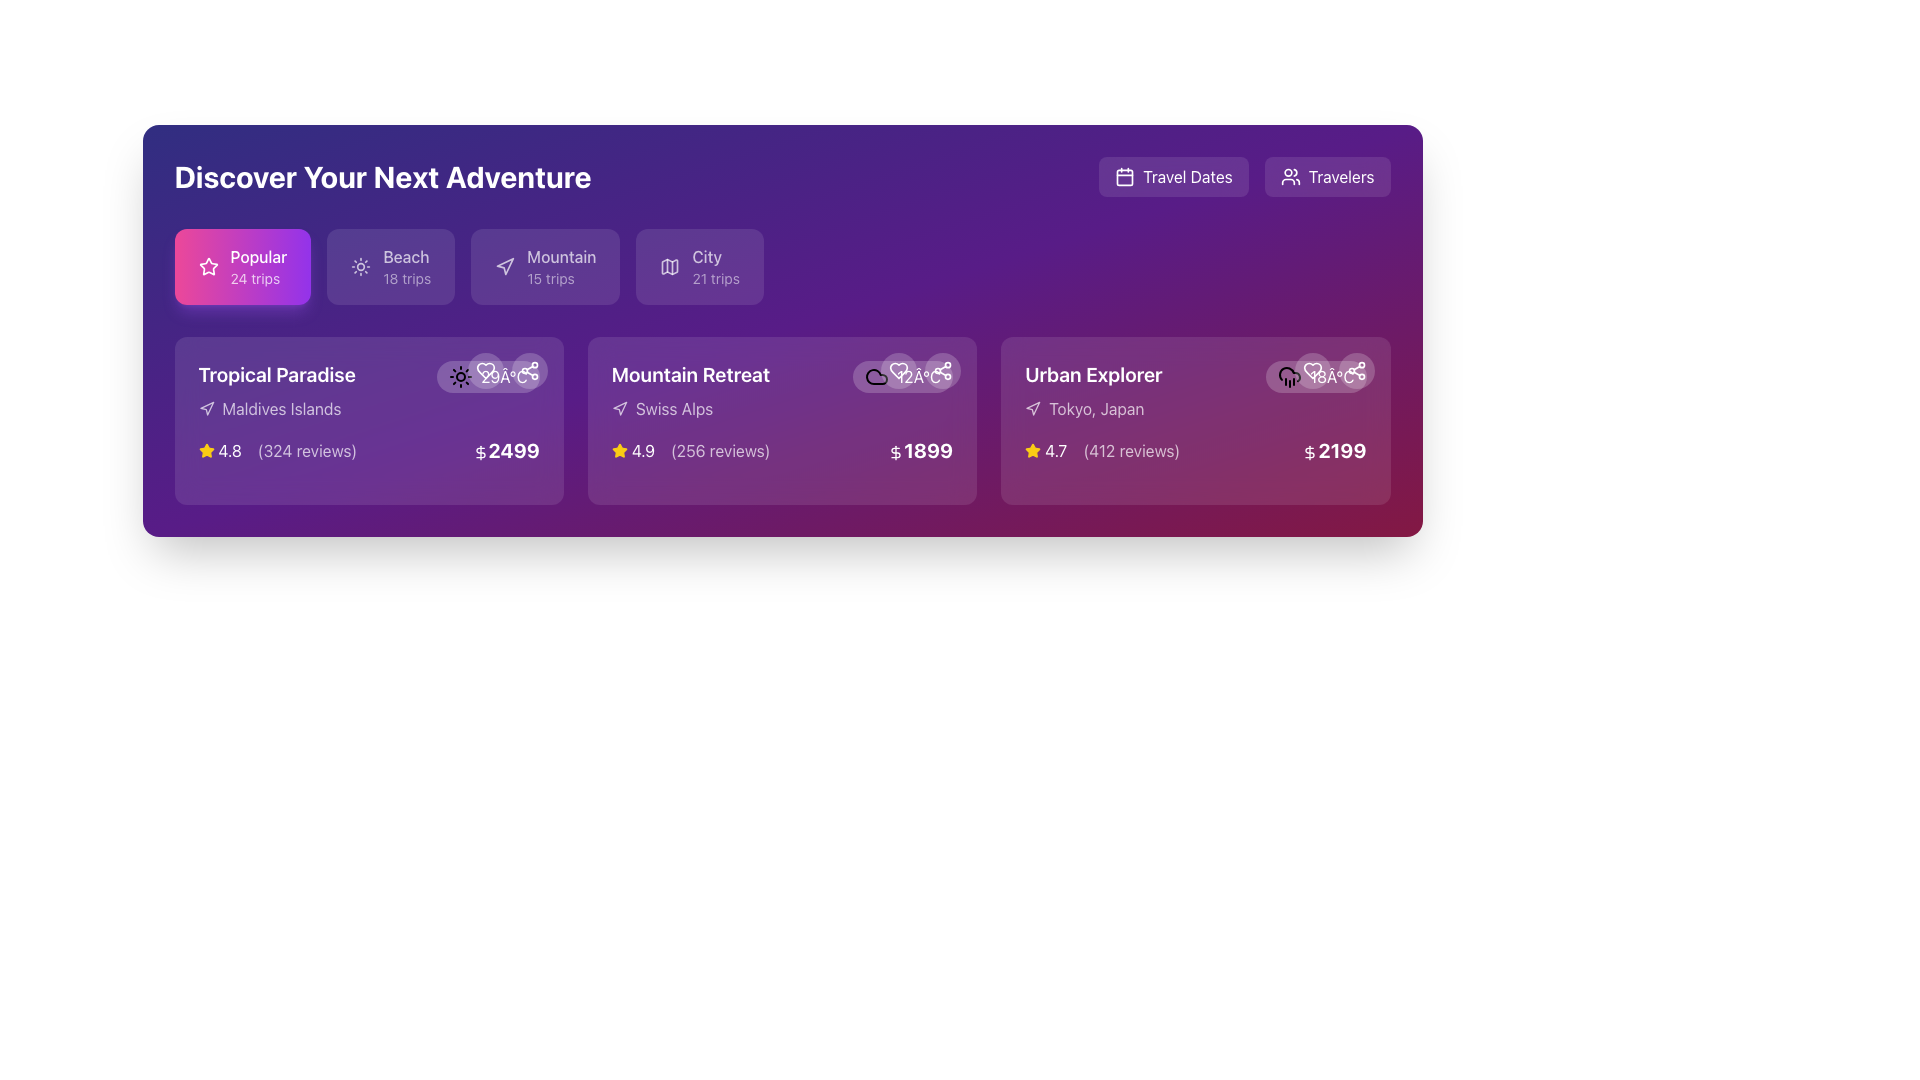 The image size is (1920, 1080). I want to click on text label indicating the name of a travel destination, located in the top-left card above the line mentioning 'Maldives Islands', so click(276, 374).